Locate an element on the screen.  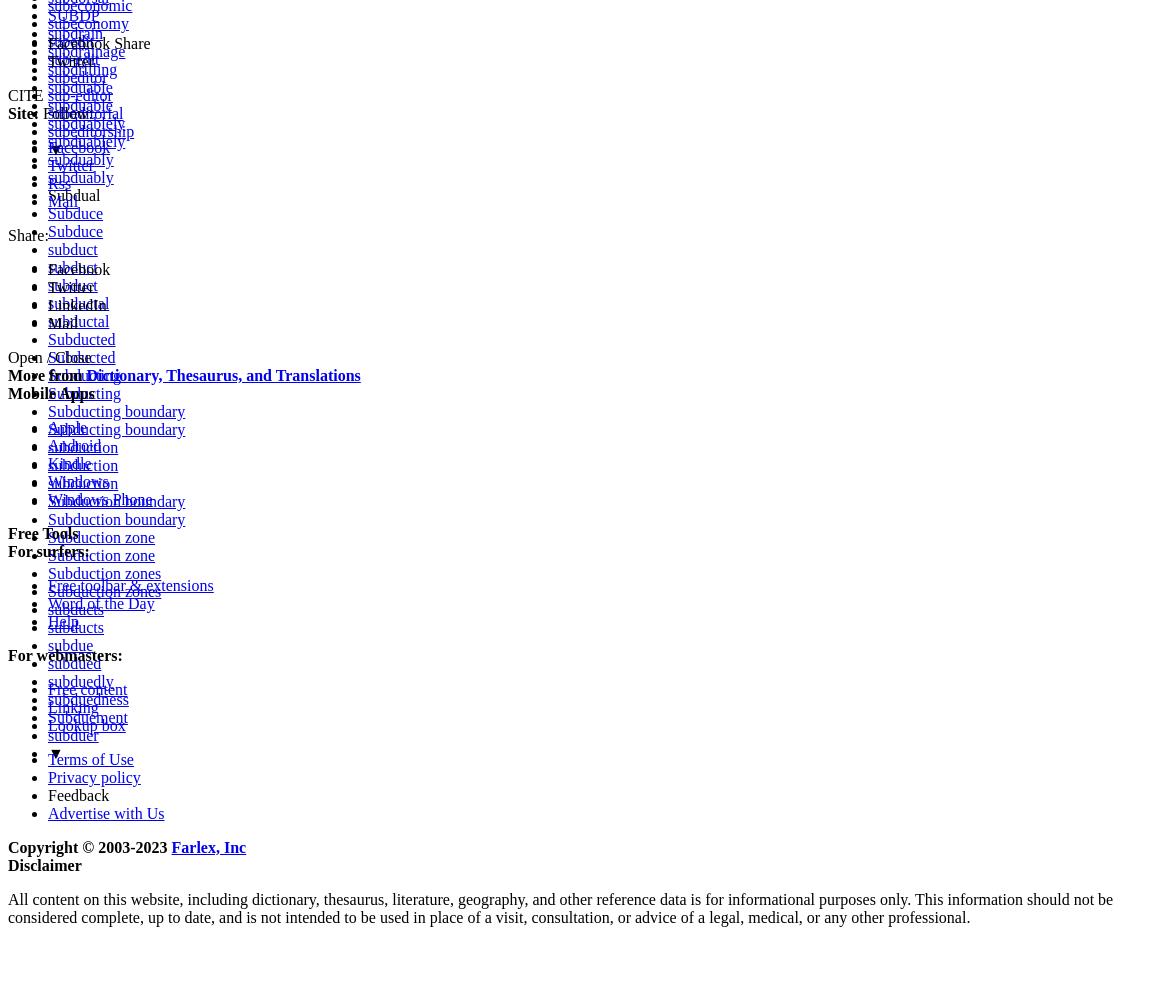
'Follow:' is located at coordinates (66, 112).